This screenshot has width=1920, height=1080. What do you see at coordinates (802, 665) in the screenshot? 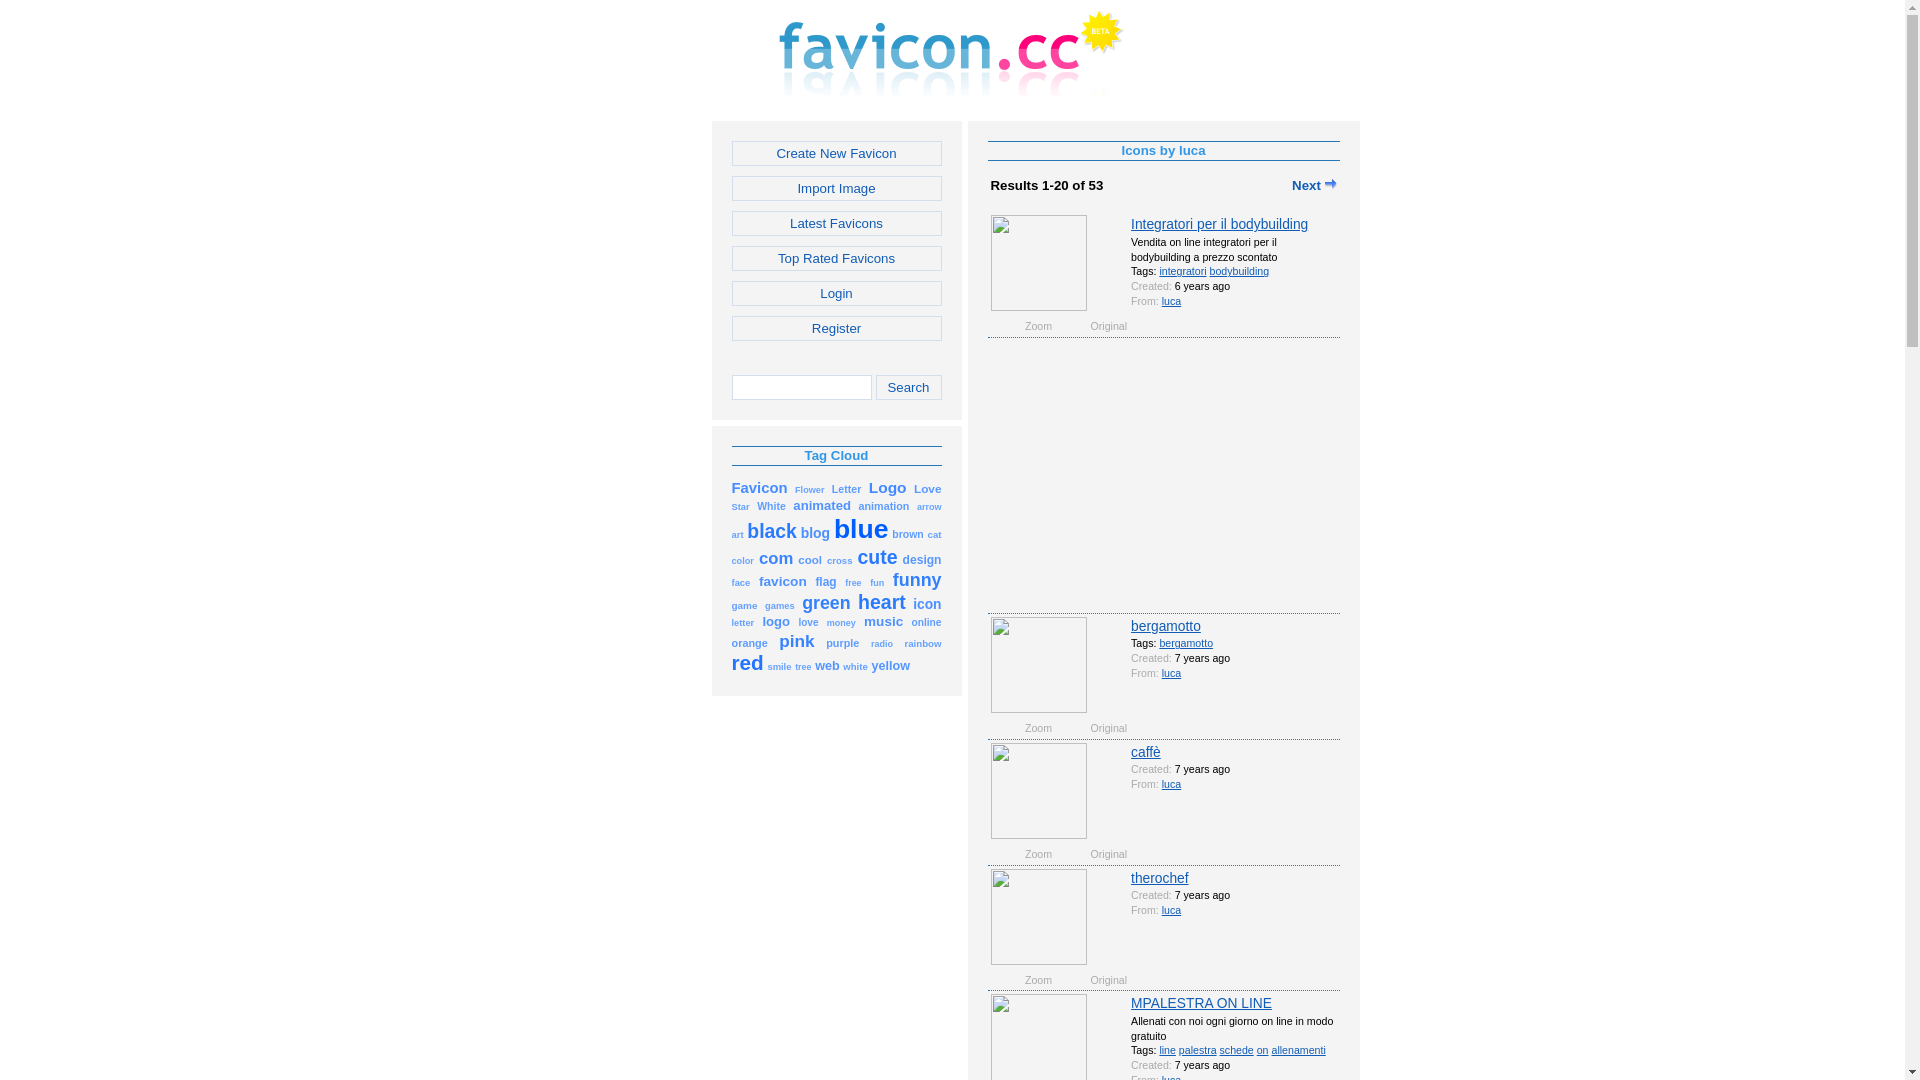
I see `'tree'` at bounding box center [802, 665].